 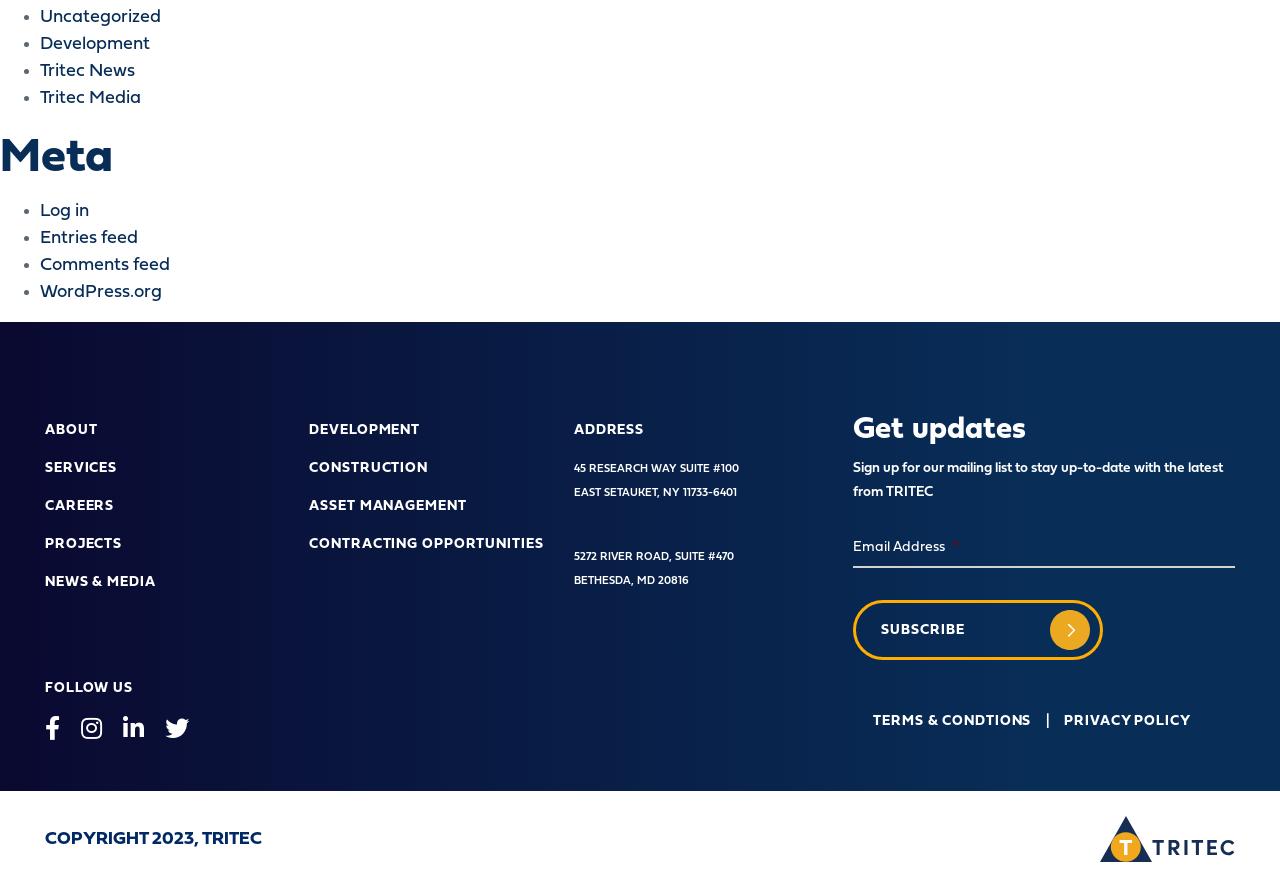 I want to click on '*', so click(x=955, y=546).